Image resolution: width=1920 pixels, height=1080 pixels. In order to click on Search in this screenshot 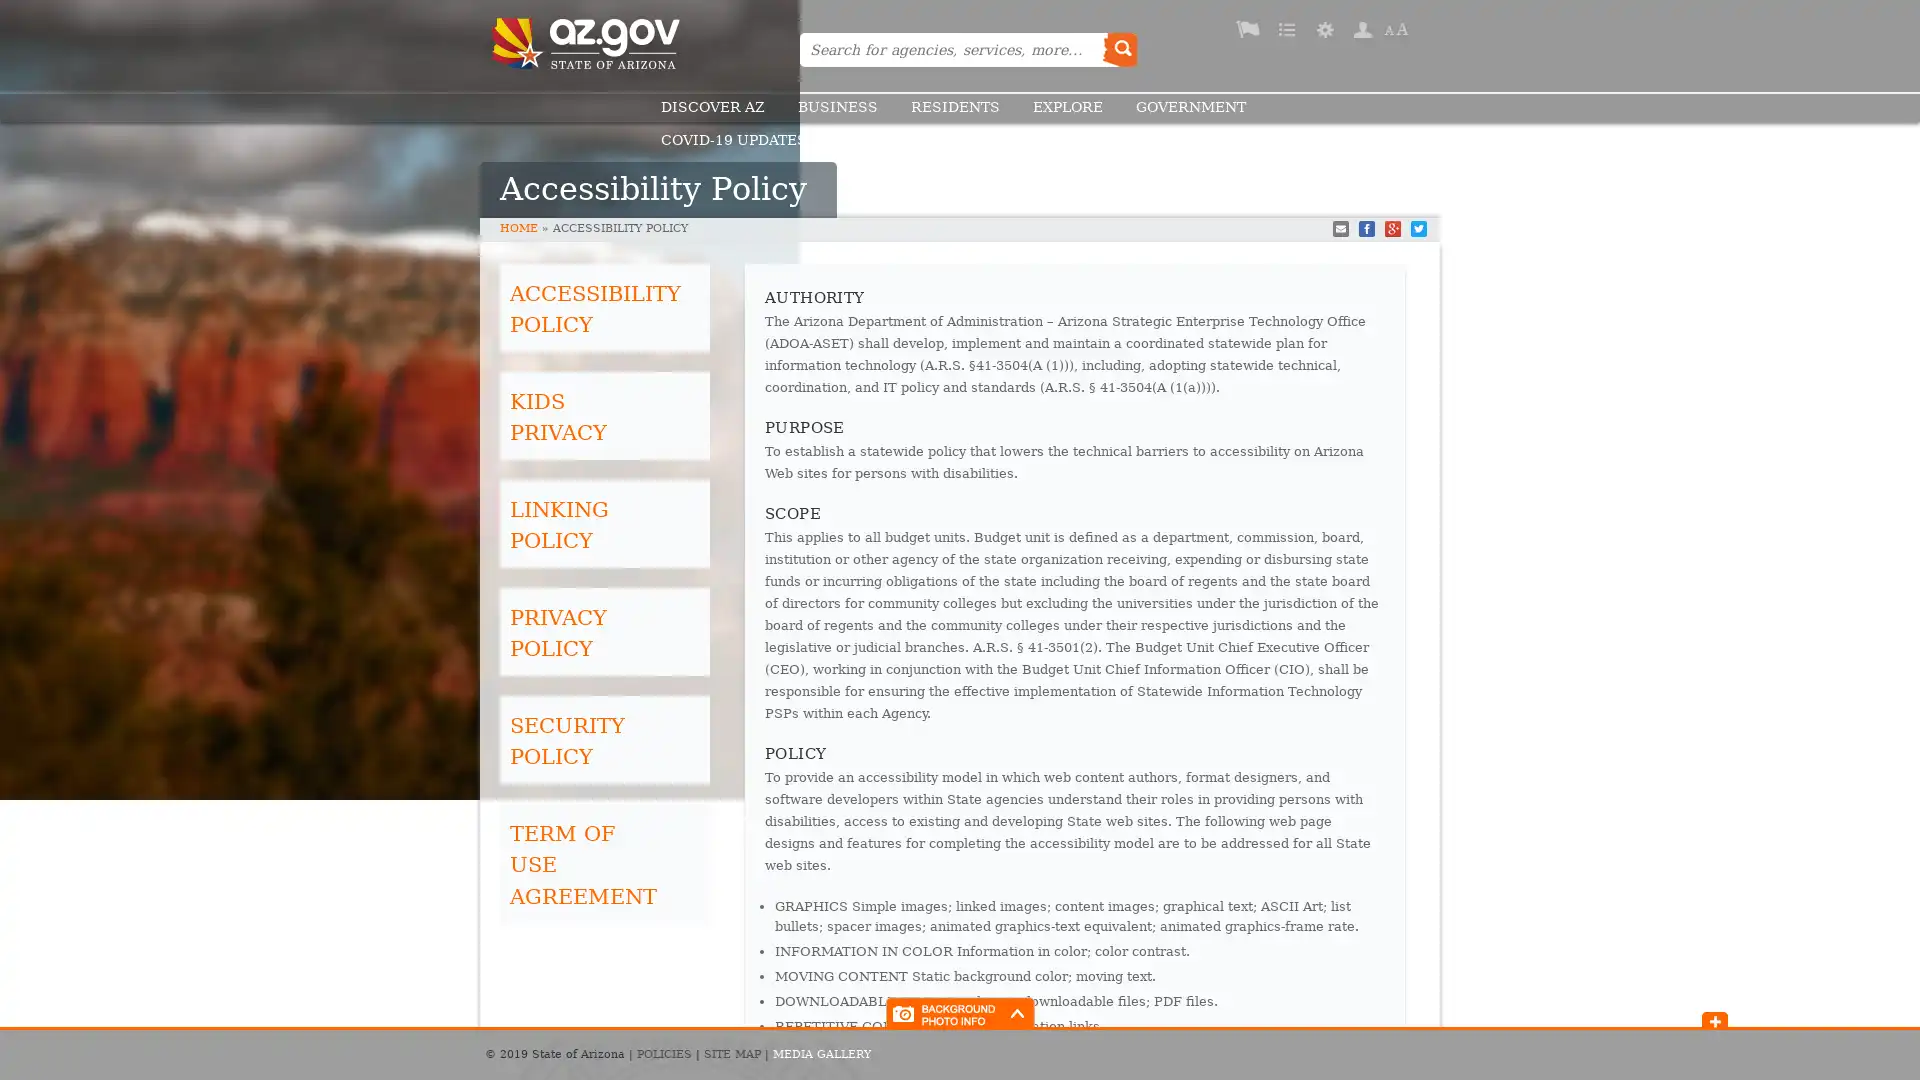, I will do `click(1118, 49)`.